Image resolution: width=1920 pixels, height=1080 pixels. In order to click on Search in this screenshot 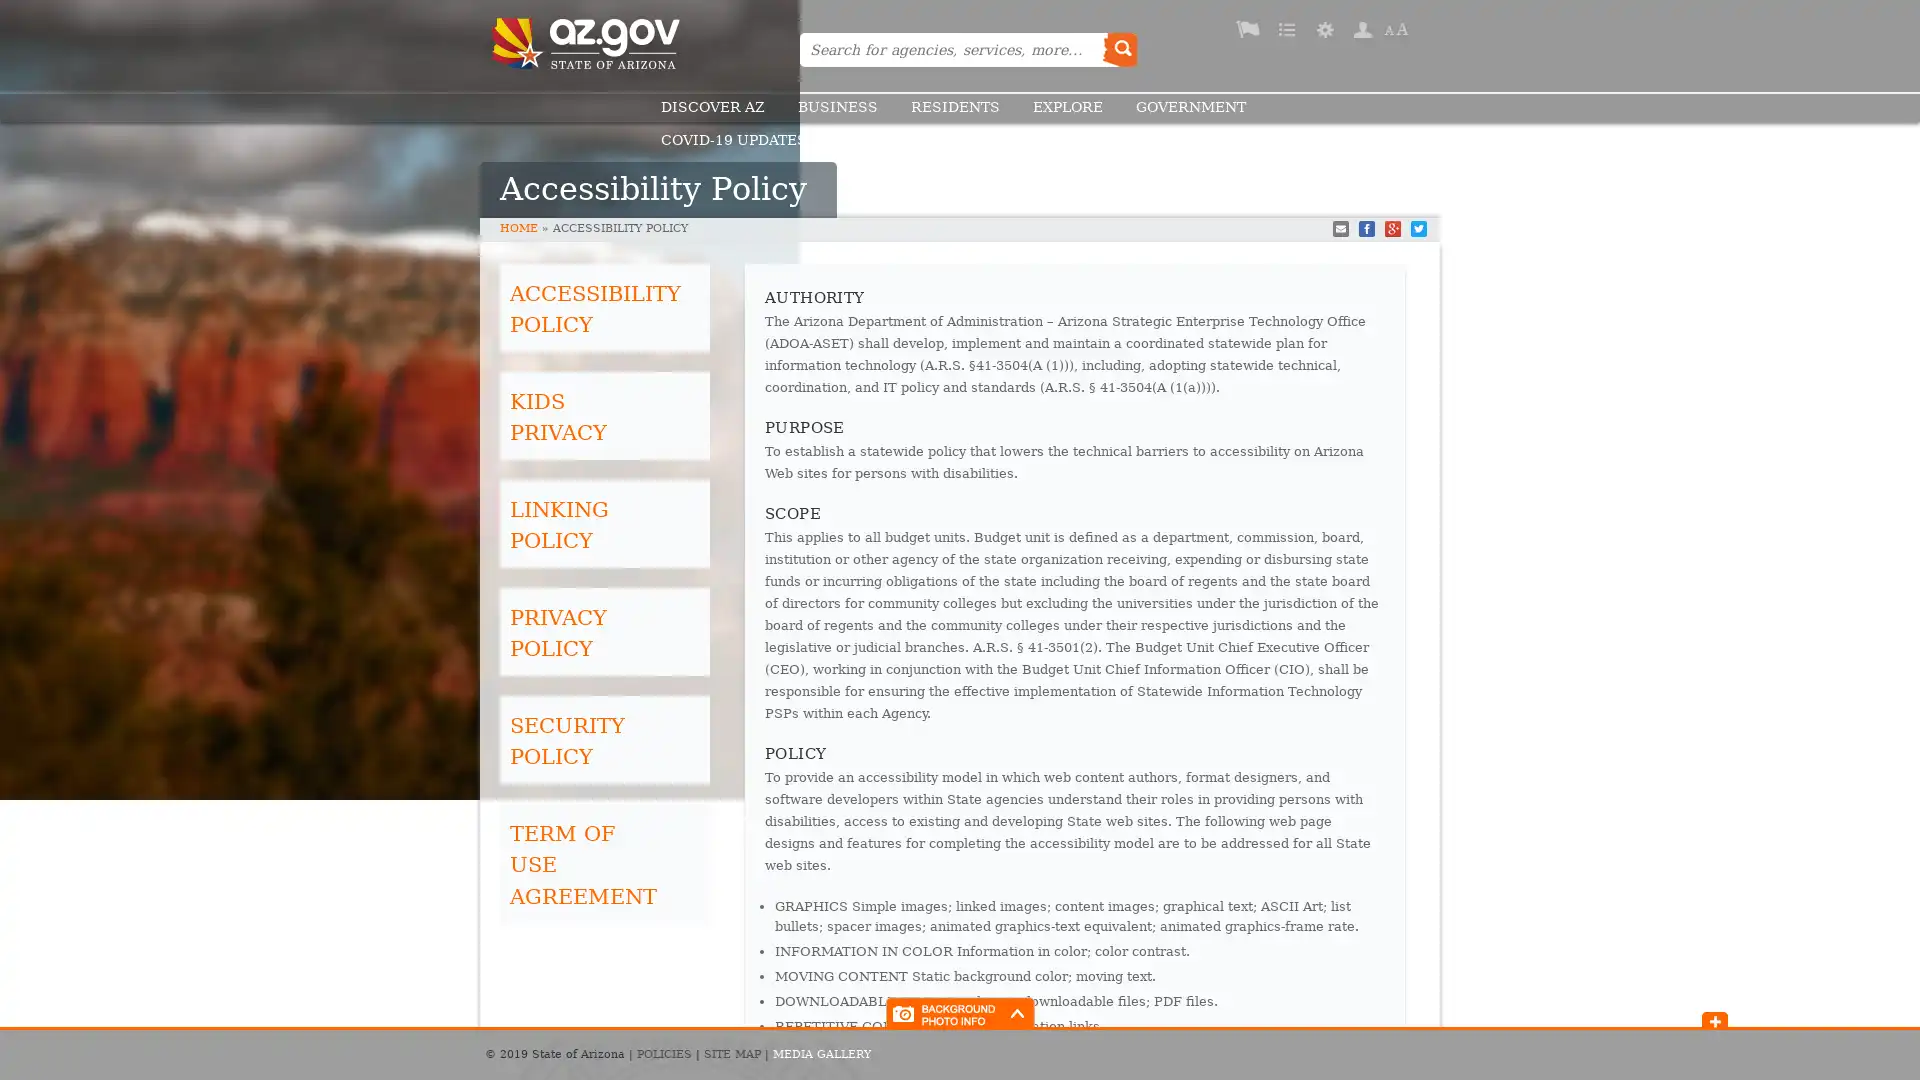, I will do `click(1118, 49)`.